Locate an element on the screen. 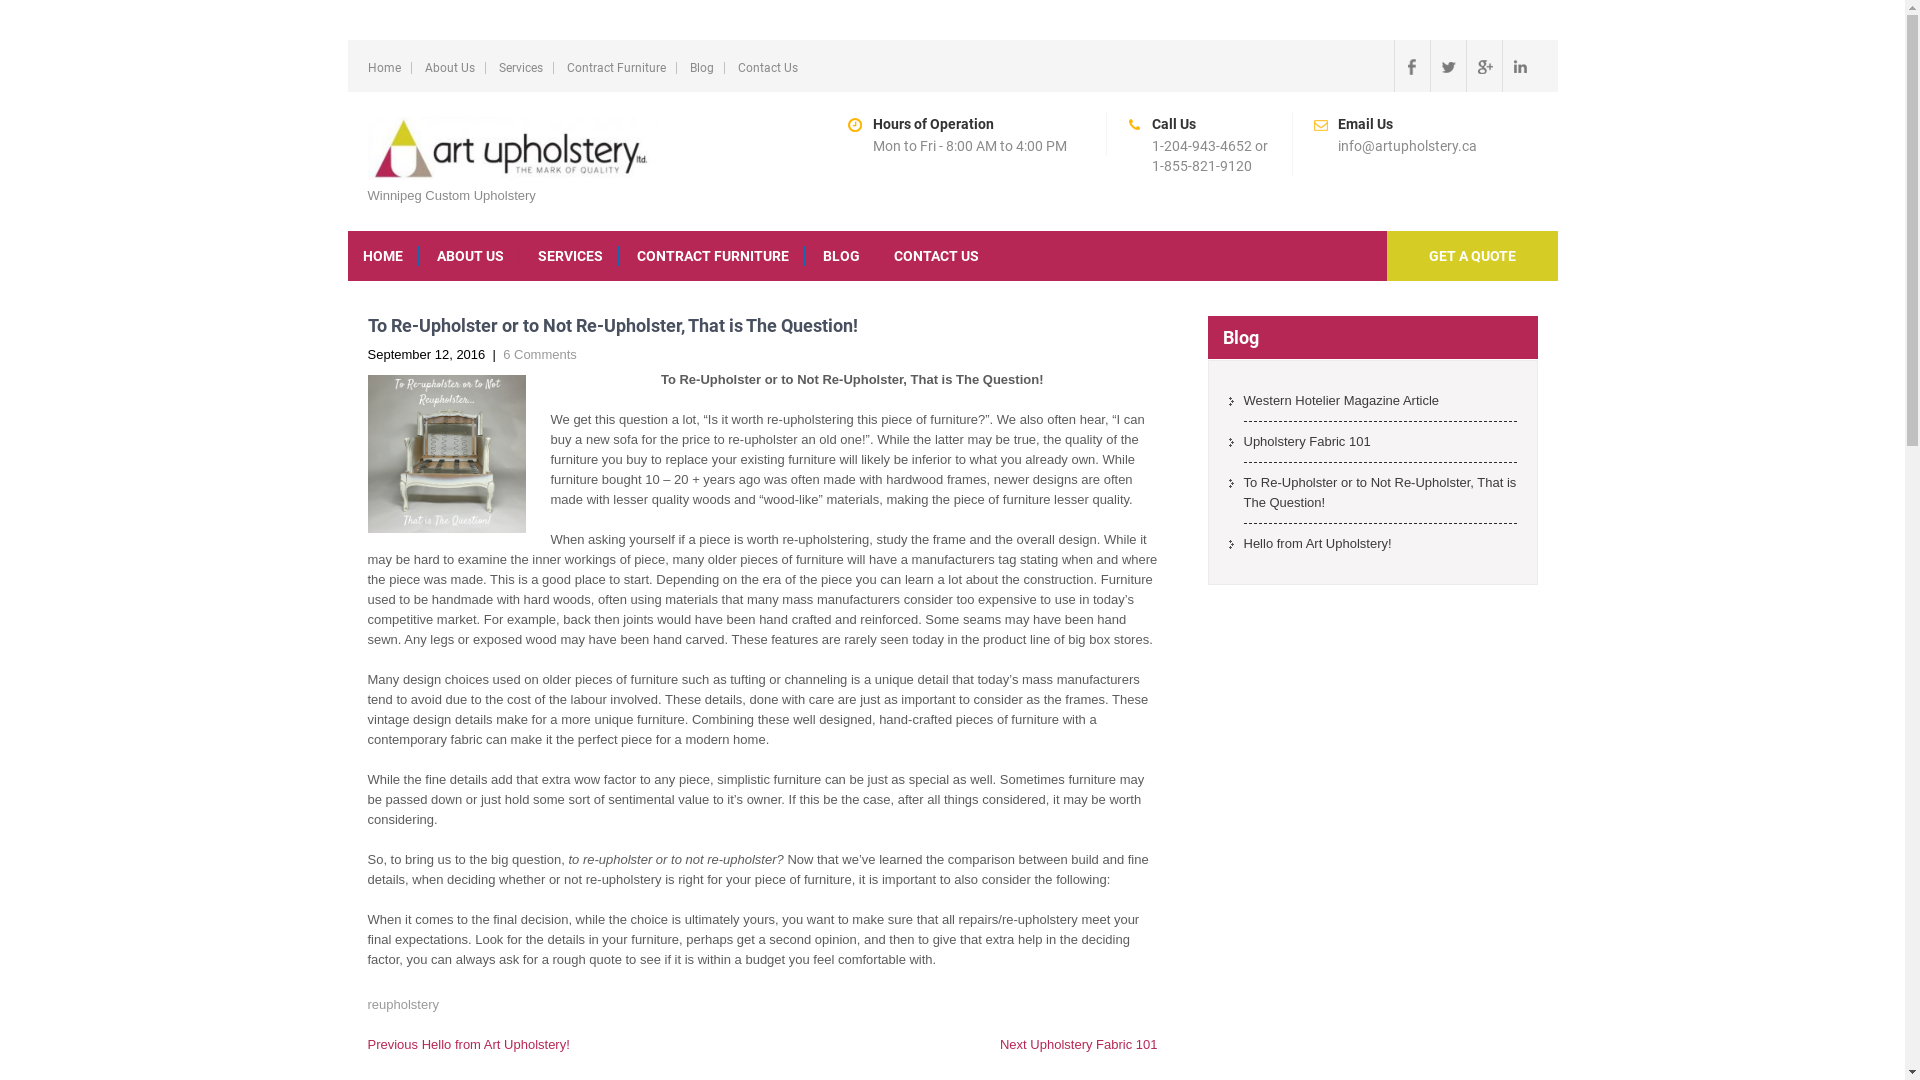 This screenshot has height=1080, width=1920. 'CONTRACT FURNITURE' is located at coordinates (621, 254).